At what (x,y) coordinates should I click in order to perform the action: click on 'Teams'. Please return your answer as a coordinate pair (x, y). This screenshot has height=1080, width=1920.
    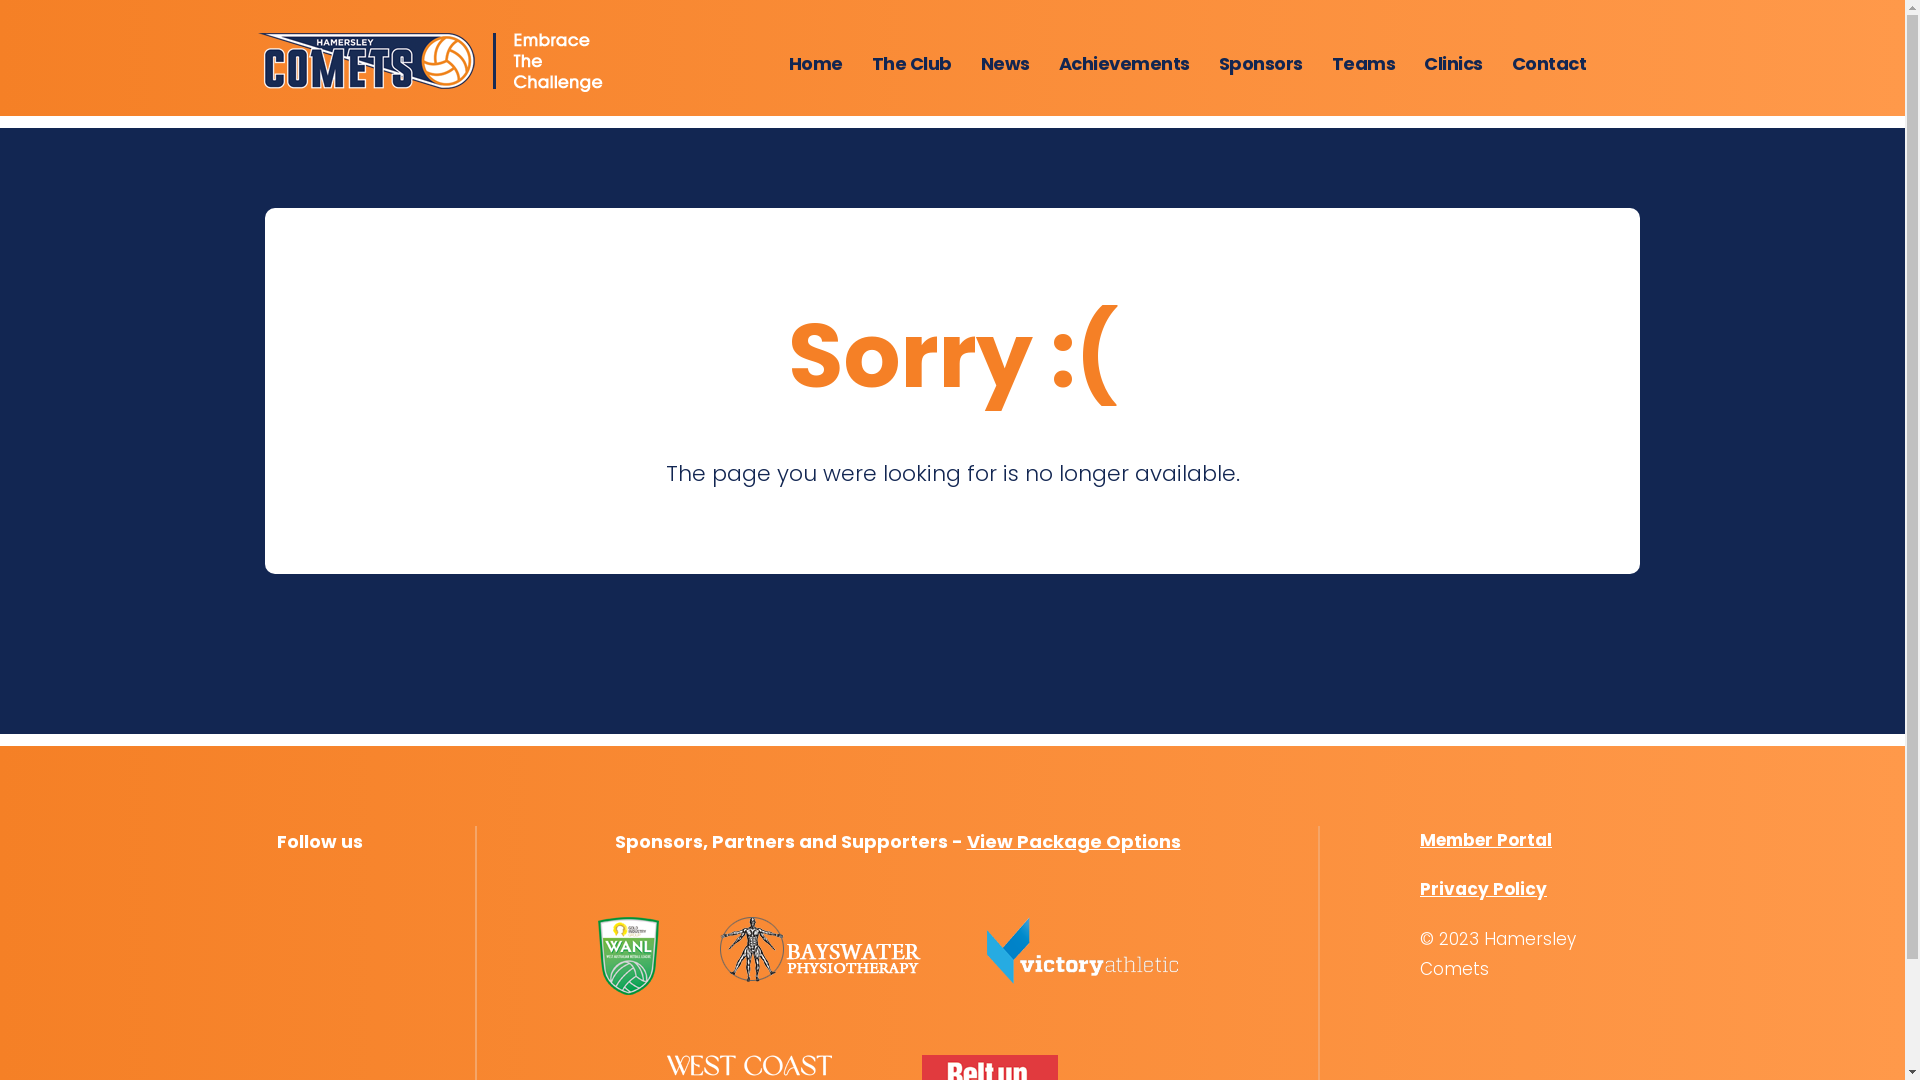
    Looking at the image, I should click on (1362, 62).